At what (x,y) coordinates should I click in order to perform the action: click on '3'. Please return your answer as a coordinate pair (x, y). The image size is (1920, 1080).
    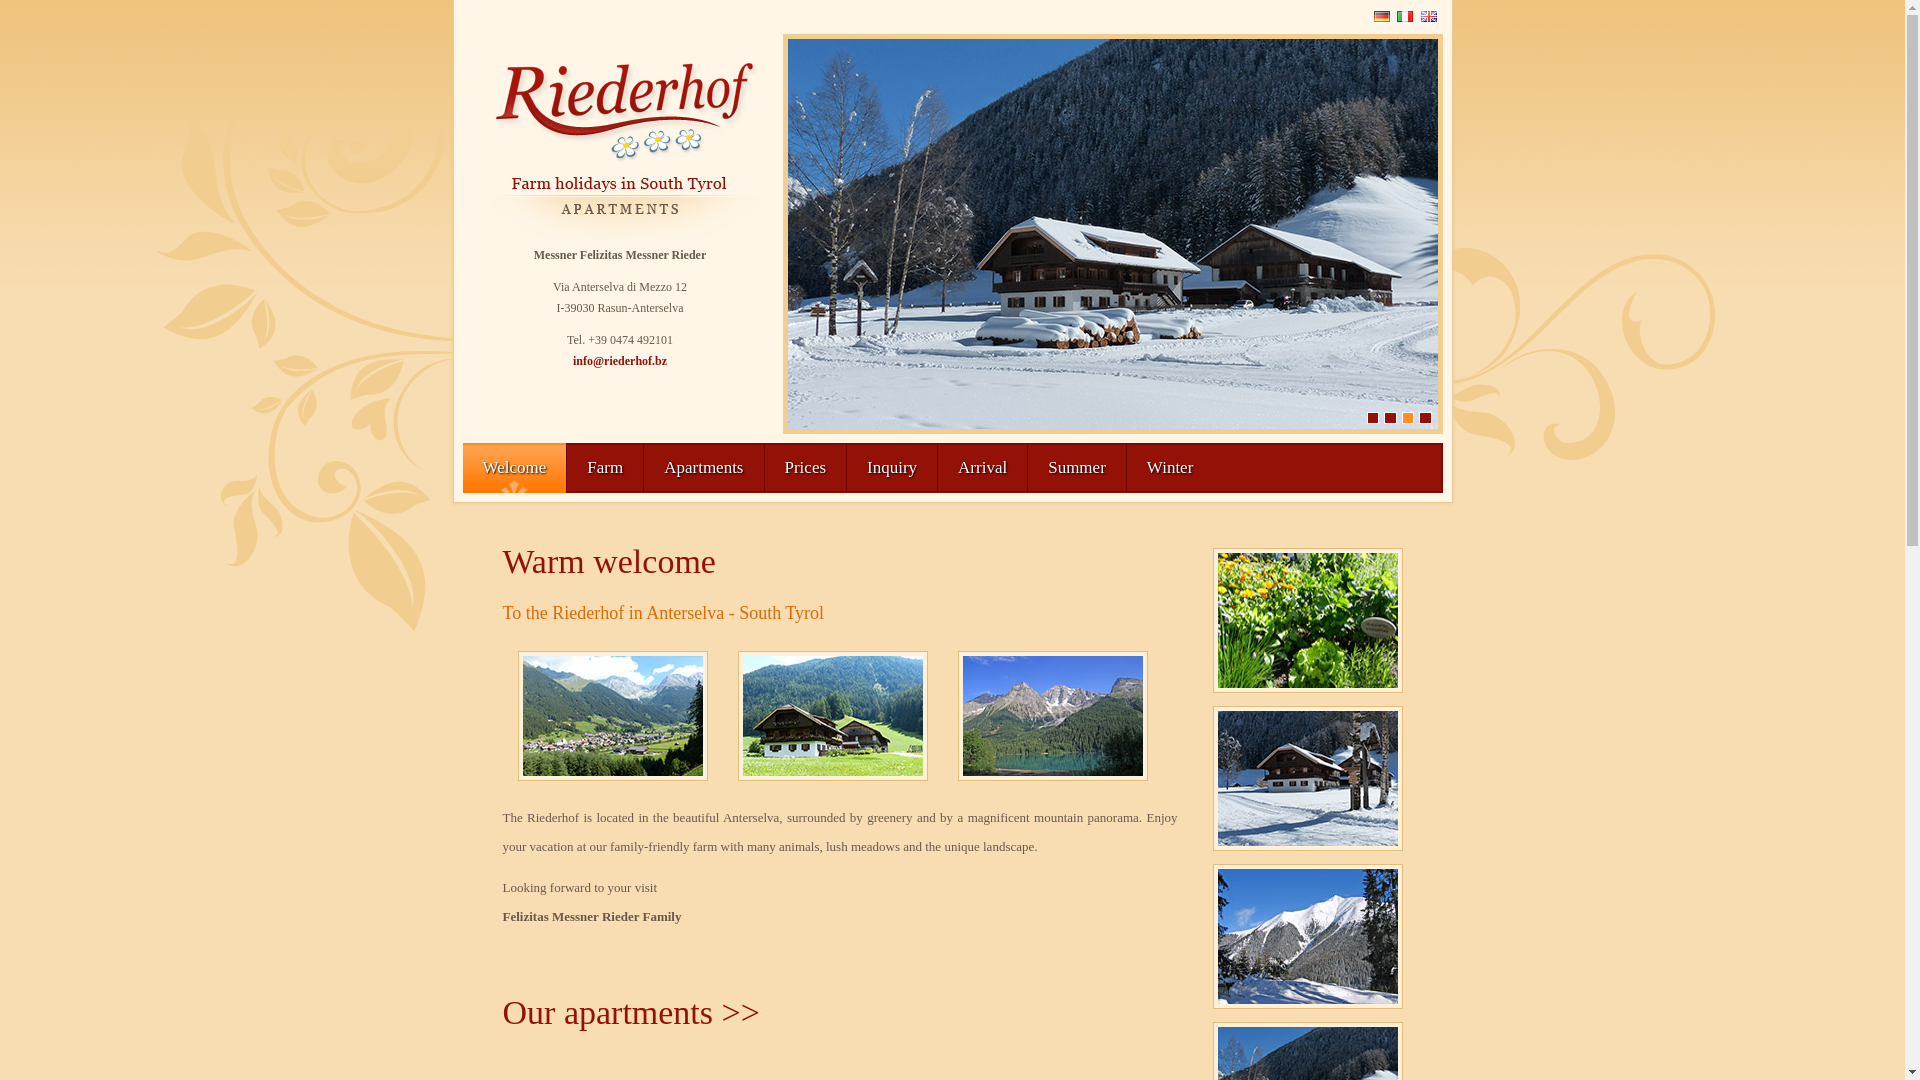
    Looking at the image, I should click on (1406, 416).